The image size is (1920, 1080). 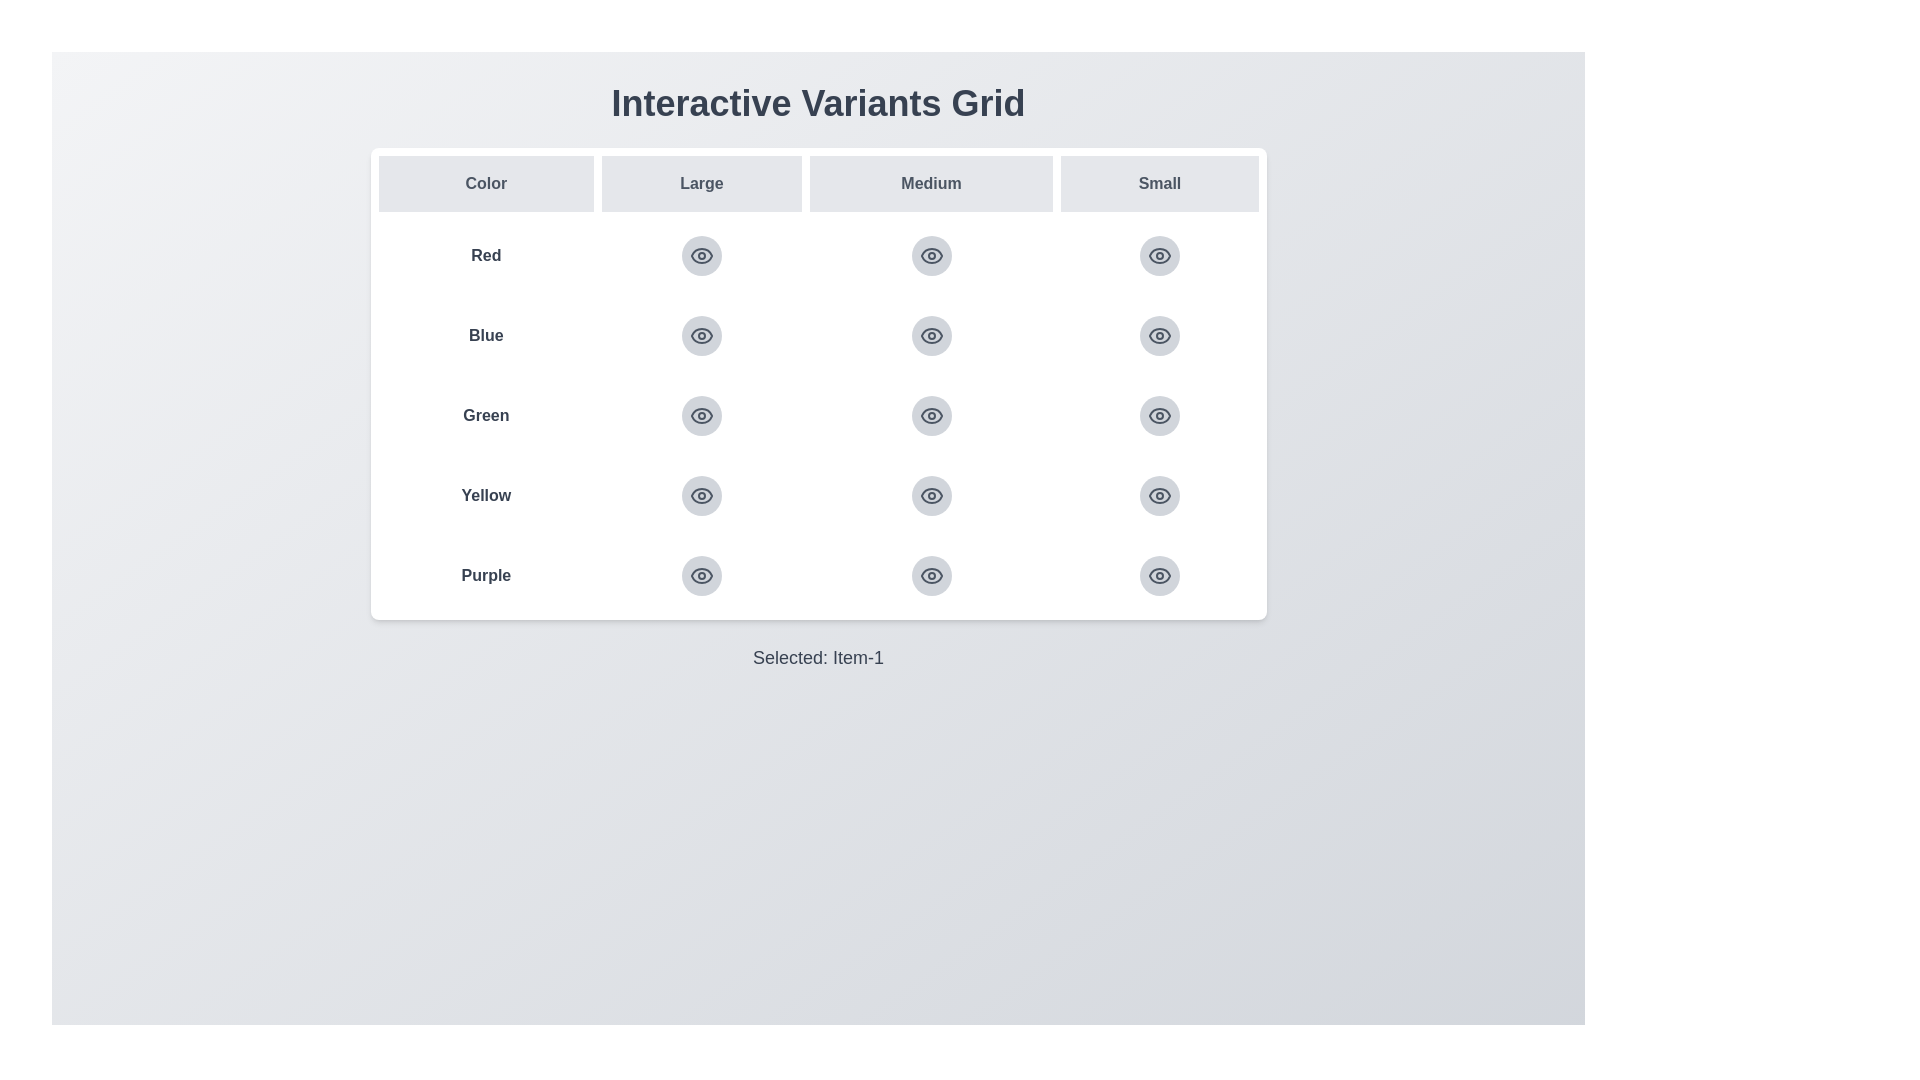 What do you see at coordinates (701, 254) in the screenshot?
I see `the Eye symbol icon within the button in the 'Large' column and 'Red' row of the 'Interactive Variants Grid'` at bounding box center [701, 254].